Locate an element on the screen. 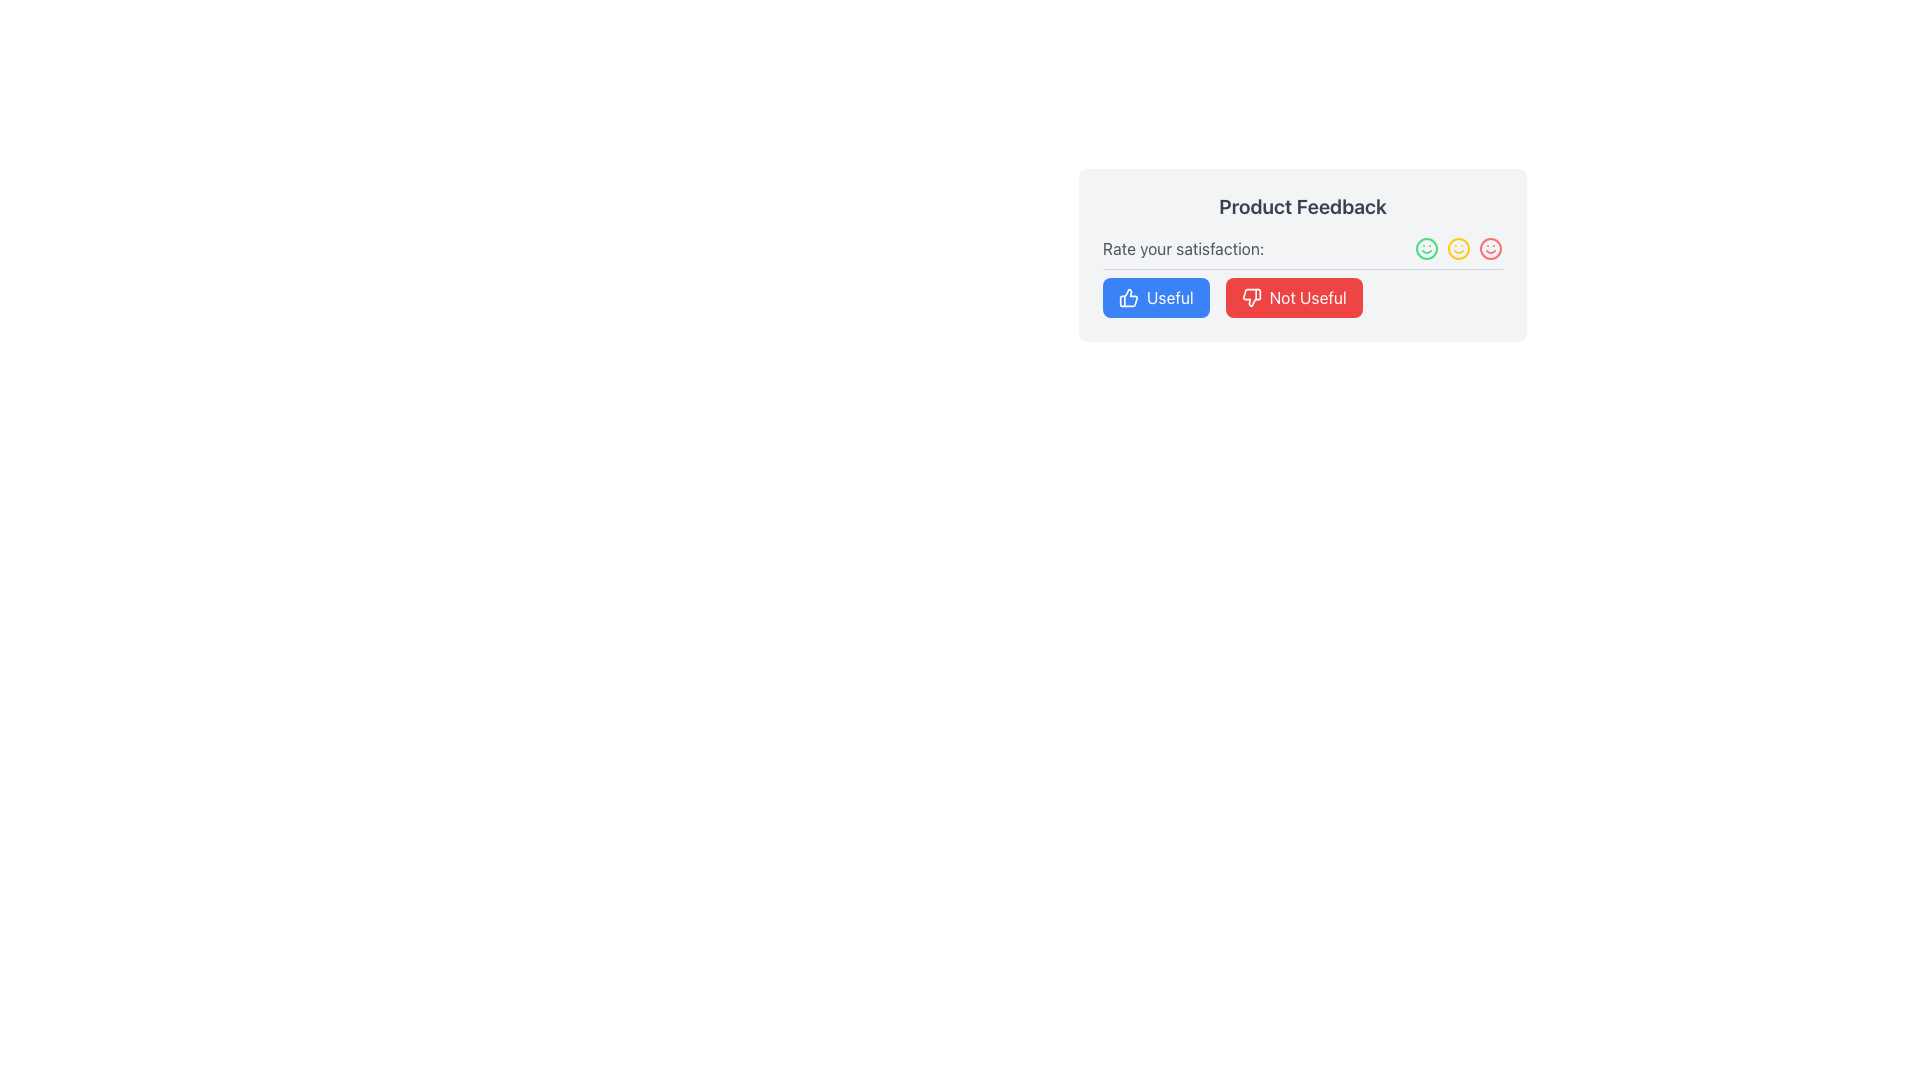  the thumbs-down icon in the 'Not Useful' button located on the right side of the button group at the bottom of the feedback section for additional functionality is located at coordinates (1250, 297).